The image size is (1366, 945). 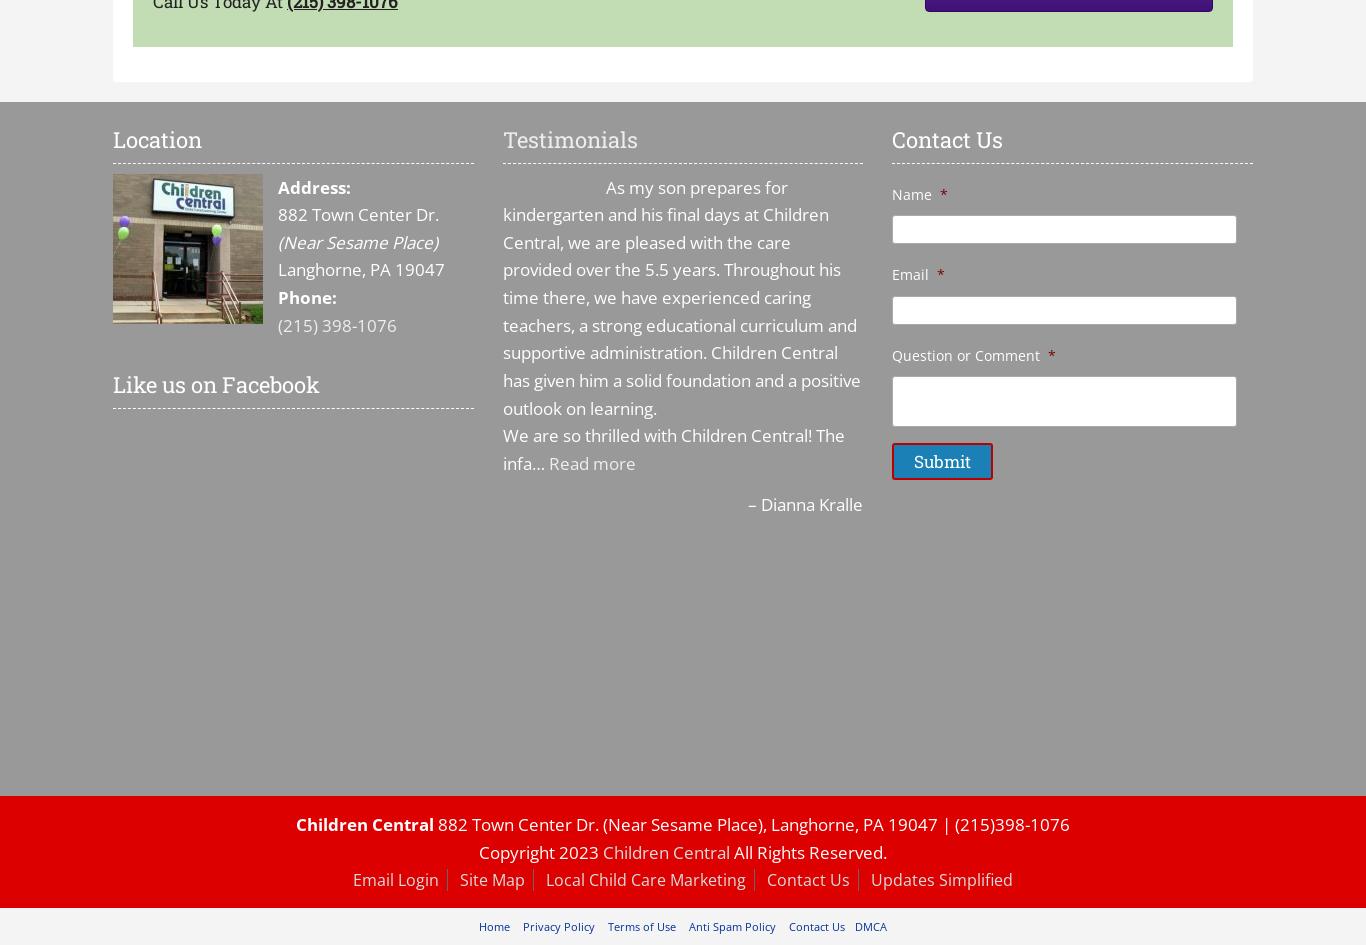 What do you see at coordinates (909, 274) in the screenshot?
I see `'Email'` at bounding box center [909, 274].